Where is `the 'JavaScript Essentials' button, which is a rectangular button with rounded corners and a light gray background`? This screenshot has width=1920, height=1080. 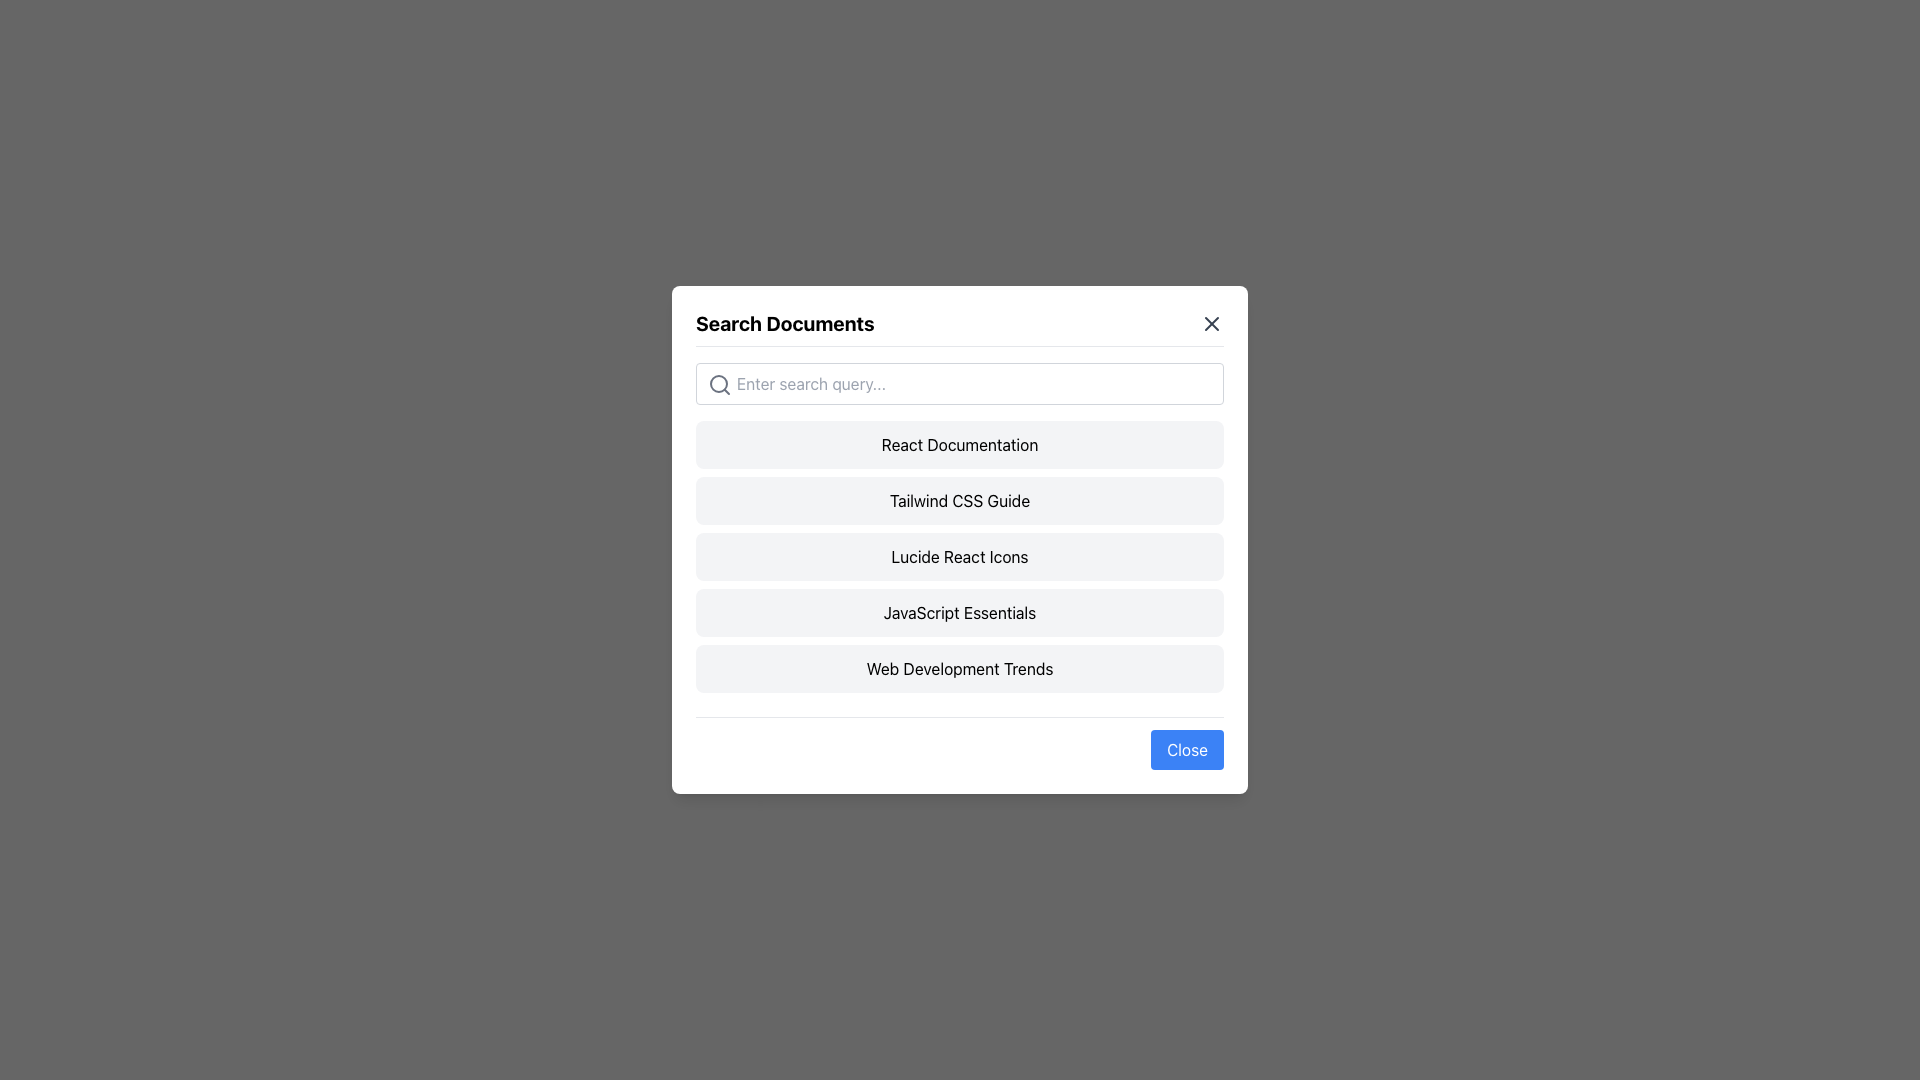
the 'JavaScript Essentials' button, which is a rectangular button with rounded corners and a light gray background is located at coordinates (960, 612).